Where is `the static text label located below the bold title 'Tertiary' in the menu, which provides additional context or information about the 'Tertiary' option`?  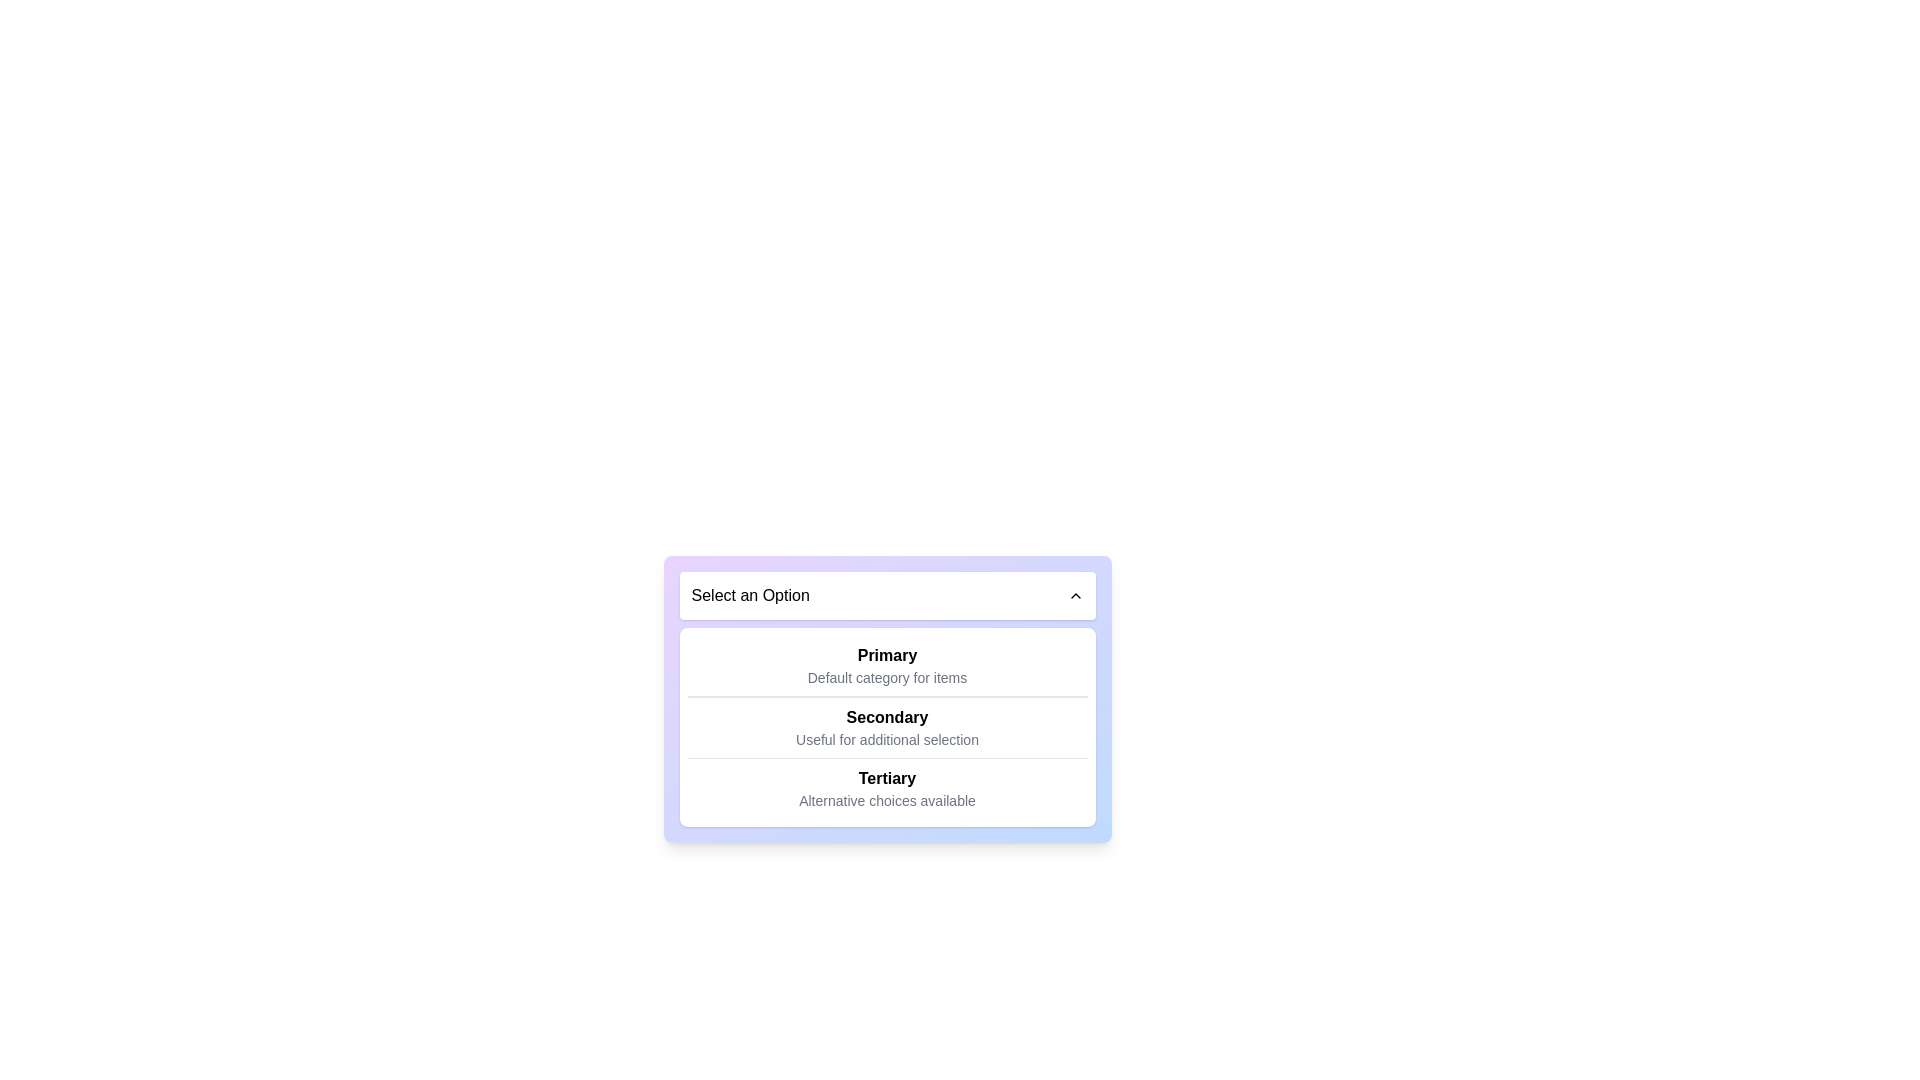
the static text label located below the bold title 'Tertiary' in the menu, which provides additional context or information about the 'Tertiary' option is located at coordinates (886, 800).